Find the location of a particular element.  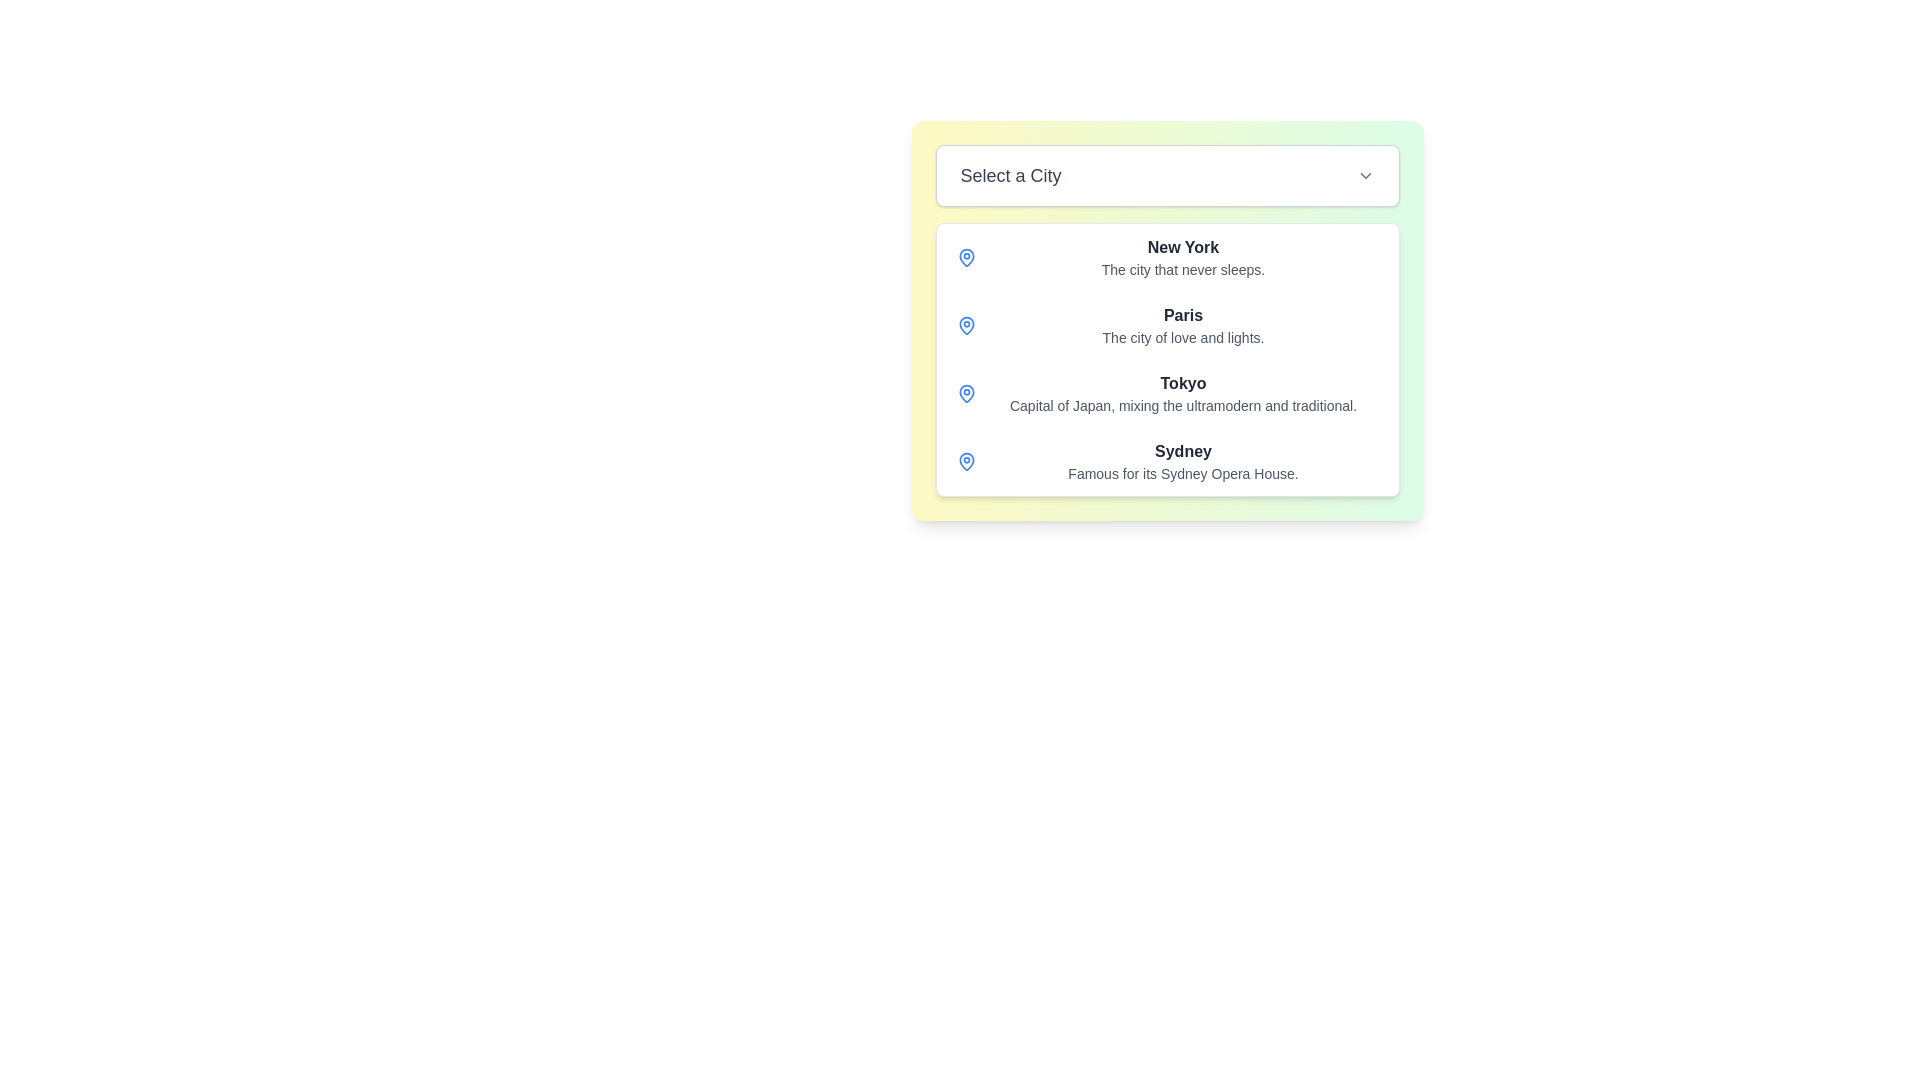

the first selectable list item for the city 'New York' below the 'Select a City' dropdown menu is located at coordinates (1167, 257).